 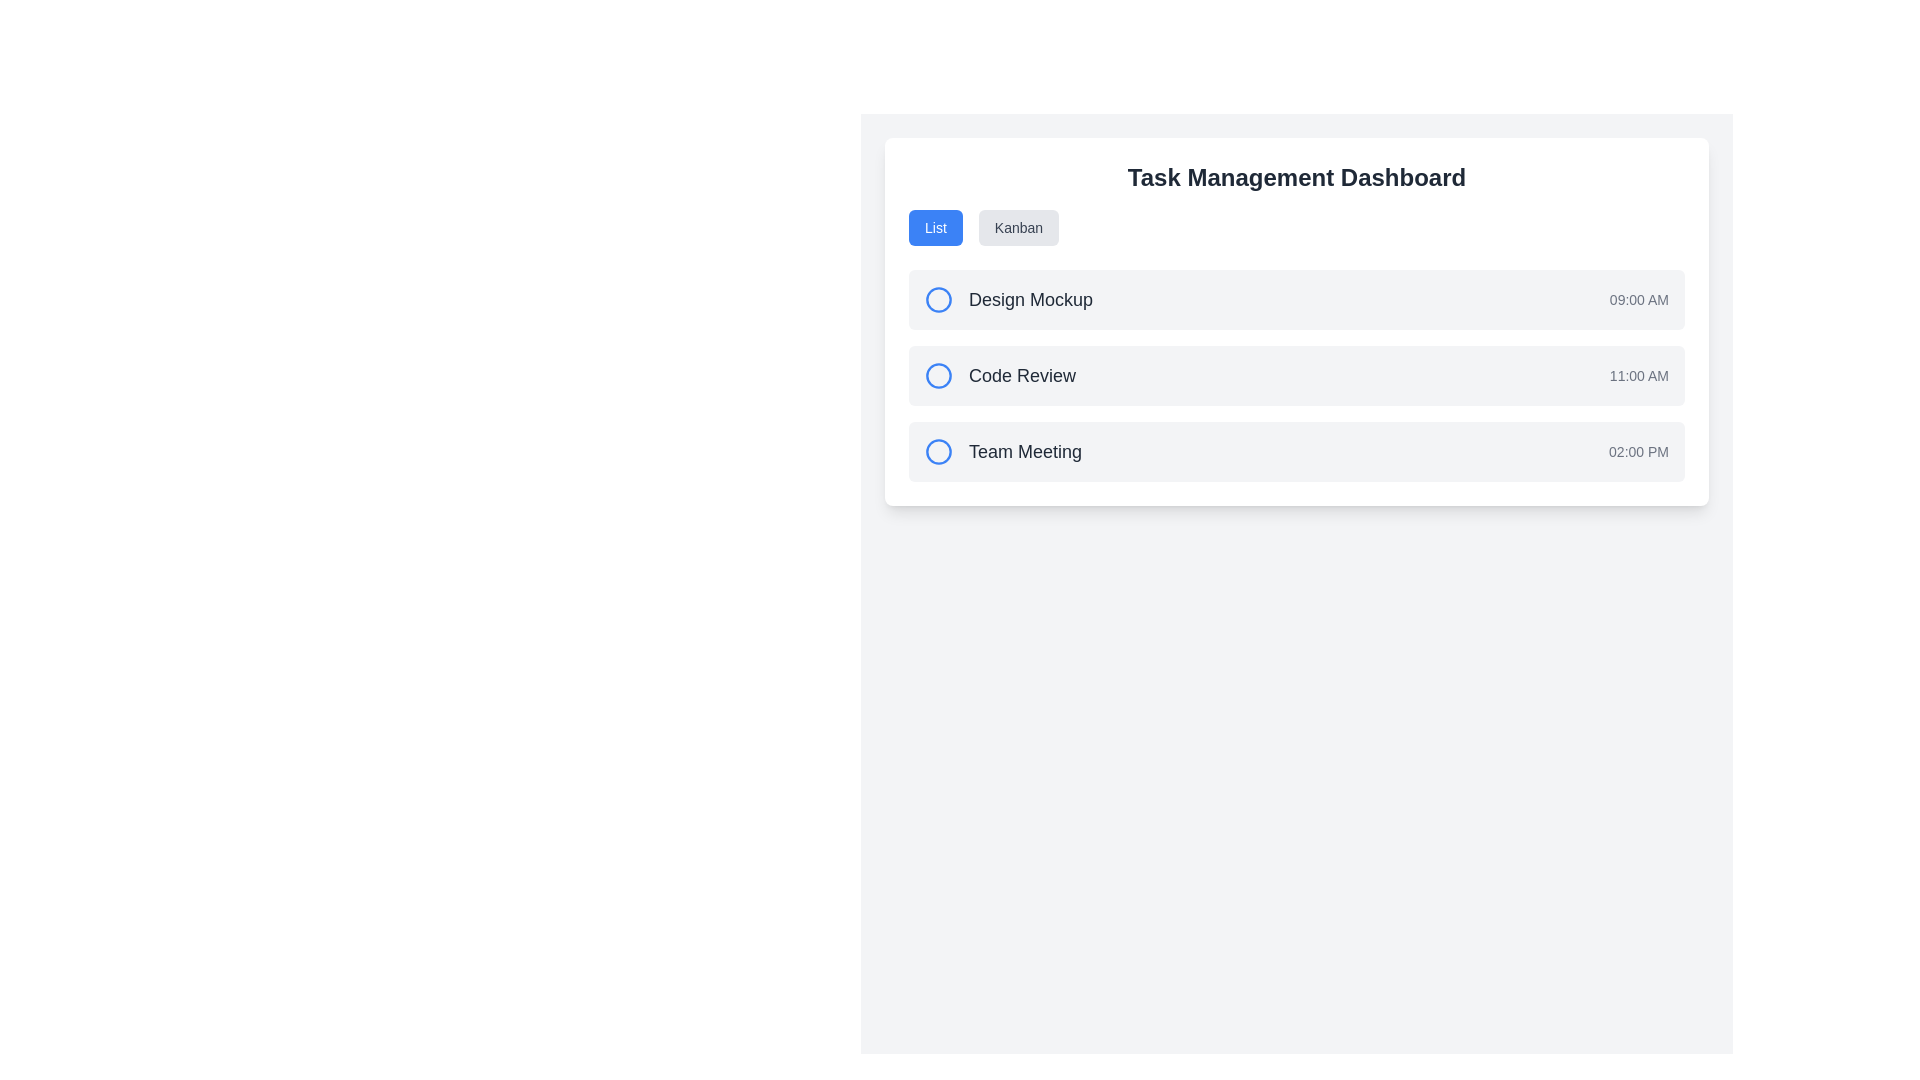 What do you see at coordinates (1018, 226) in the screenshot?
I see `the second button on the task management dashboard to switch to Kanban view` at bounding box center [1018, 226].